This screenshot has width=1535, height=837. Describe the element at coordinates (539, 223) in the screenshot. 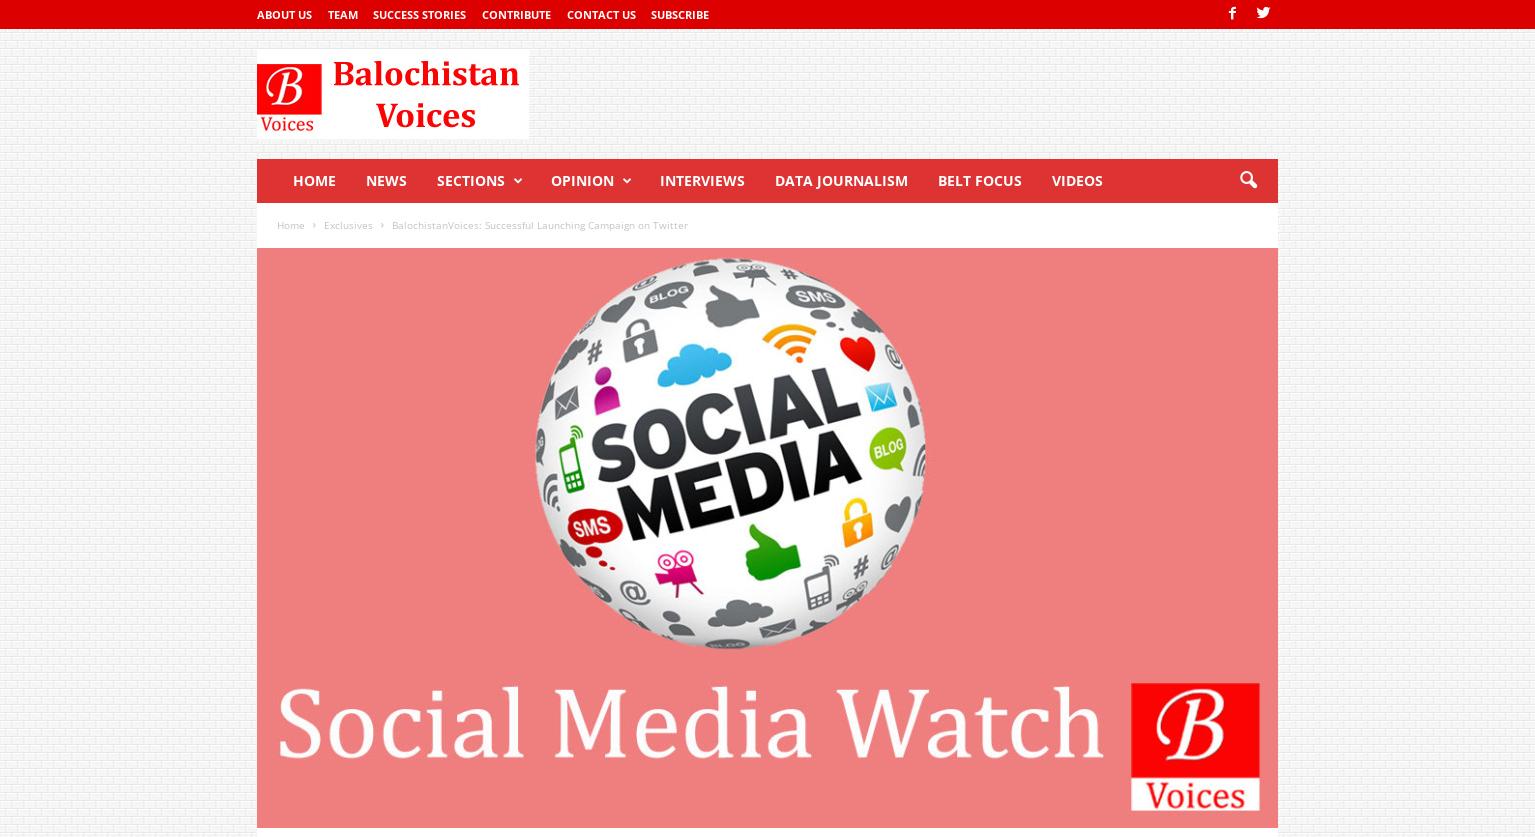

I see `'BalochistanVoices: Successful Launching Campaign on Twitter'` at that location.